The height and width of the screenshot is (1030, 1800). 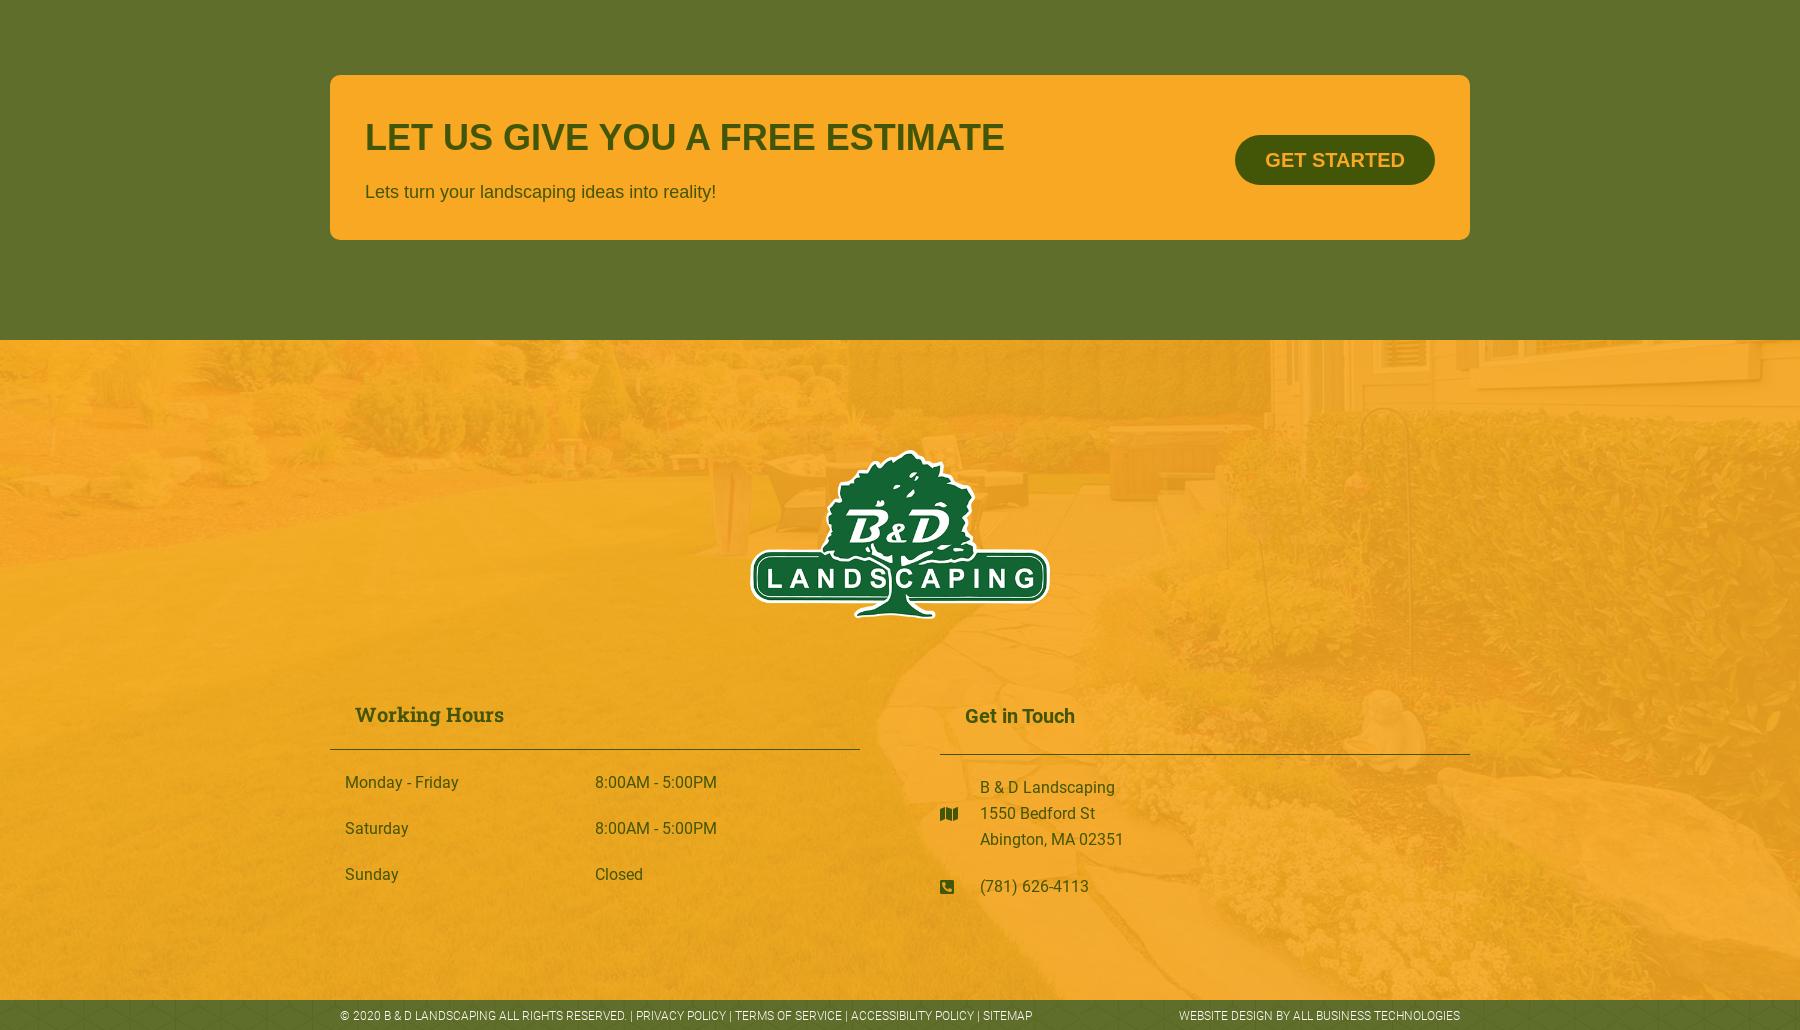 What do you see at coordinates (684, 135) in the screenshot?
I see `'LET US GIVE YOU A FREE ESTIMATE'` at bounding box center [684, 135].